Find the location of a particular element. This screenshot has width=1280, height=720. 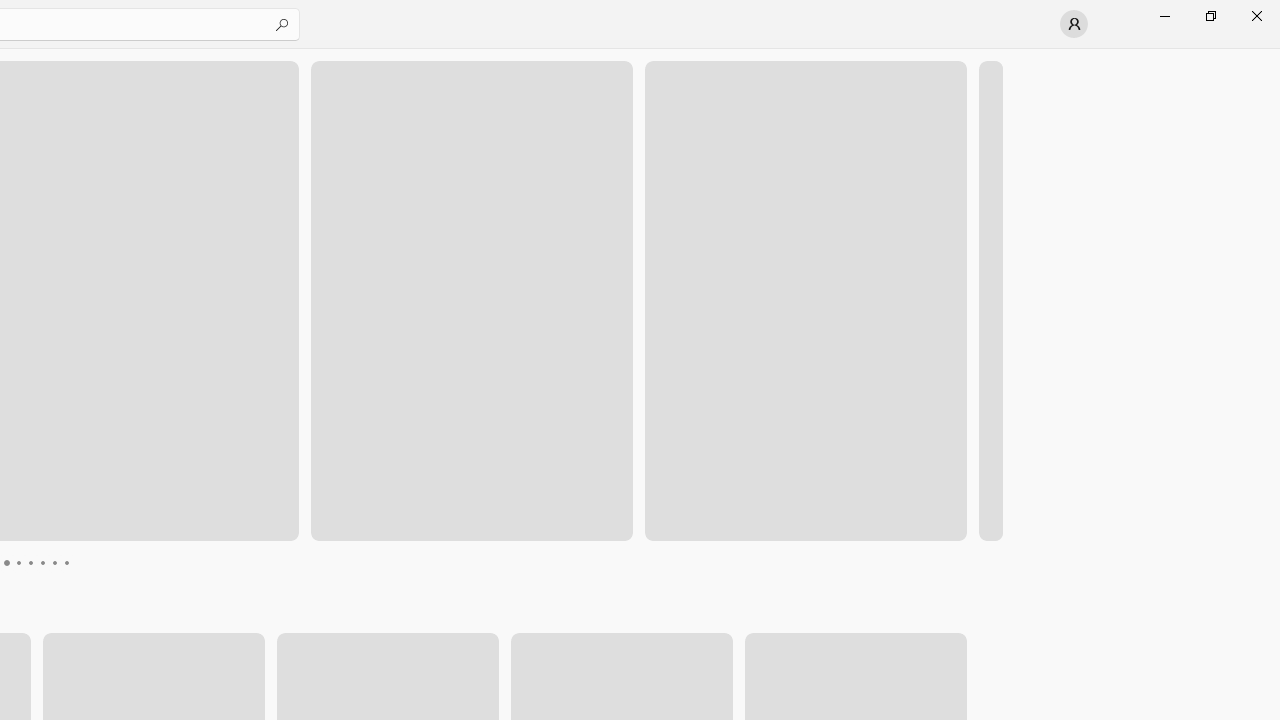

'Page 6' is located at coordinates (42, 563).